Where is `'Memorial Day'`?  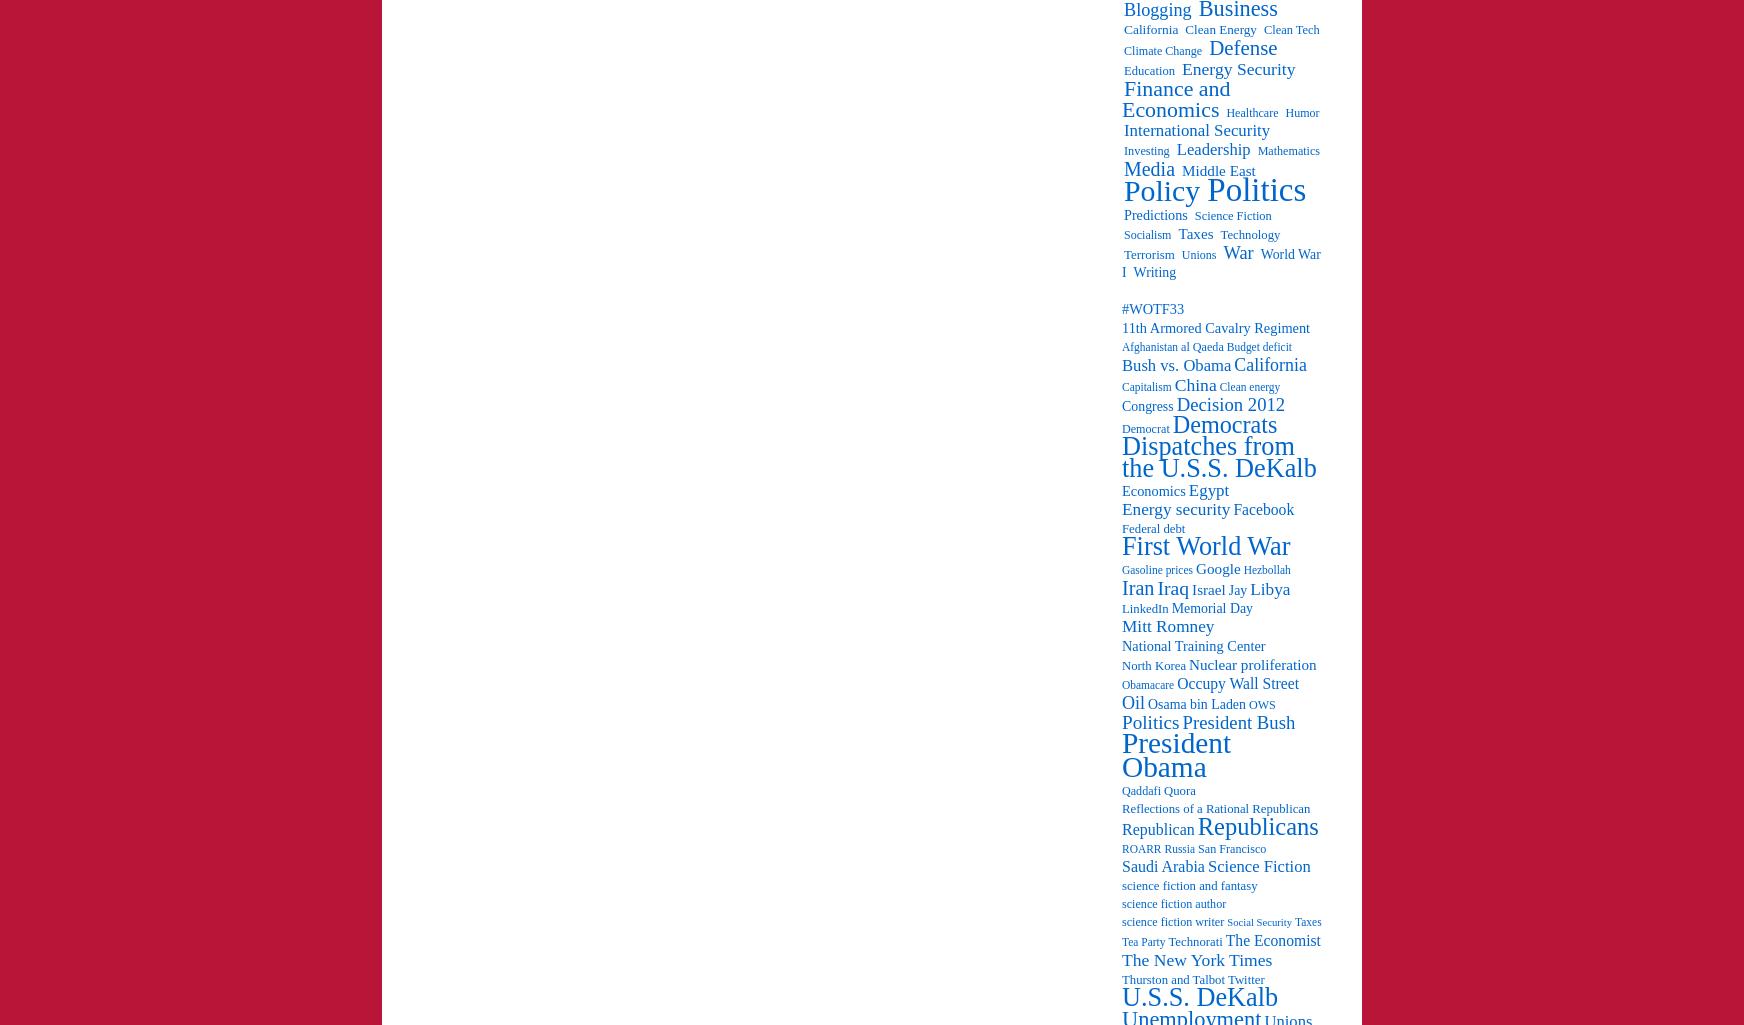
'Memorial Day' is located at coordinates (1212, 607).